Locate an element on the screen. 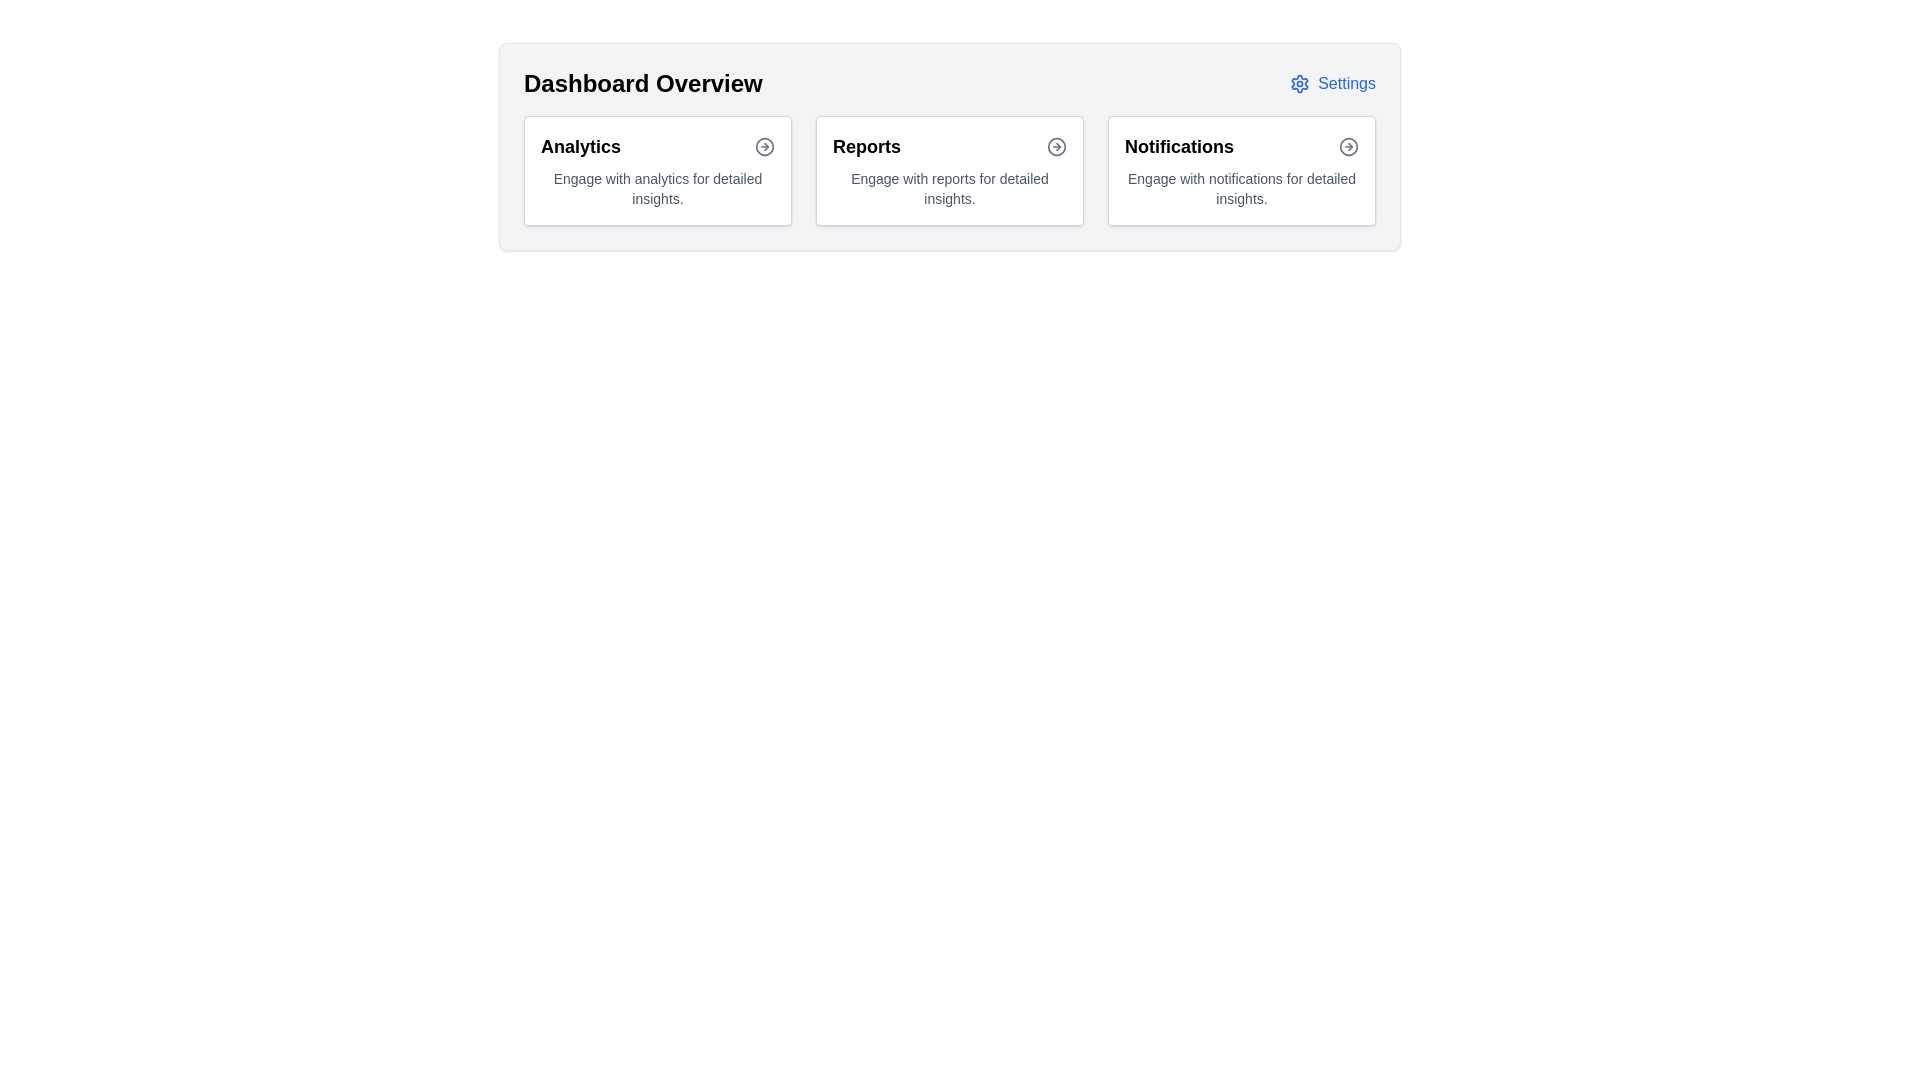  the textual description below the 'Reports' title in the 'Reports' card, which provides additional information about the reports feature is located at coordinates (949, 189).